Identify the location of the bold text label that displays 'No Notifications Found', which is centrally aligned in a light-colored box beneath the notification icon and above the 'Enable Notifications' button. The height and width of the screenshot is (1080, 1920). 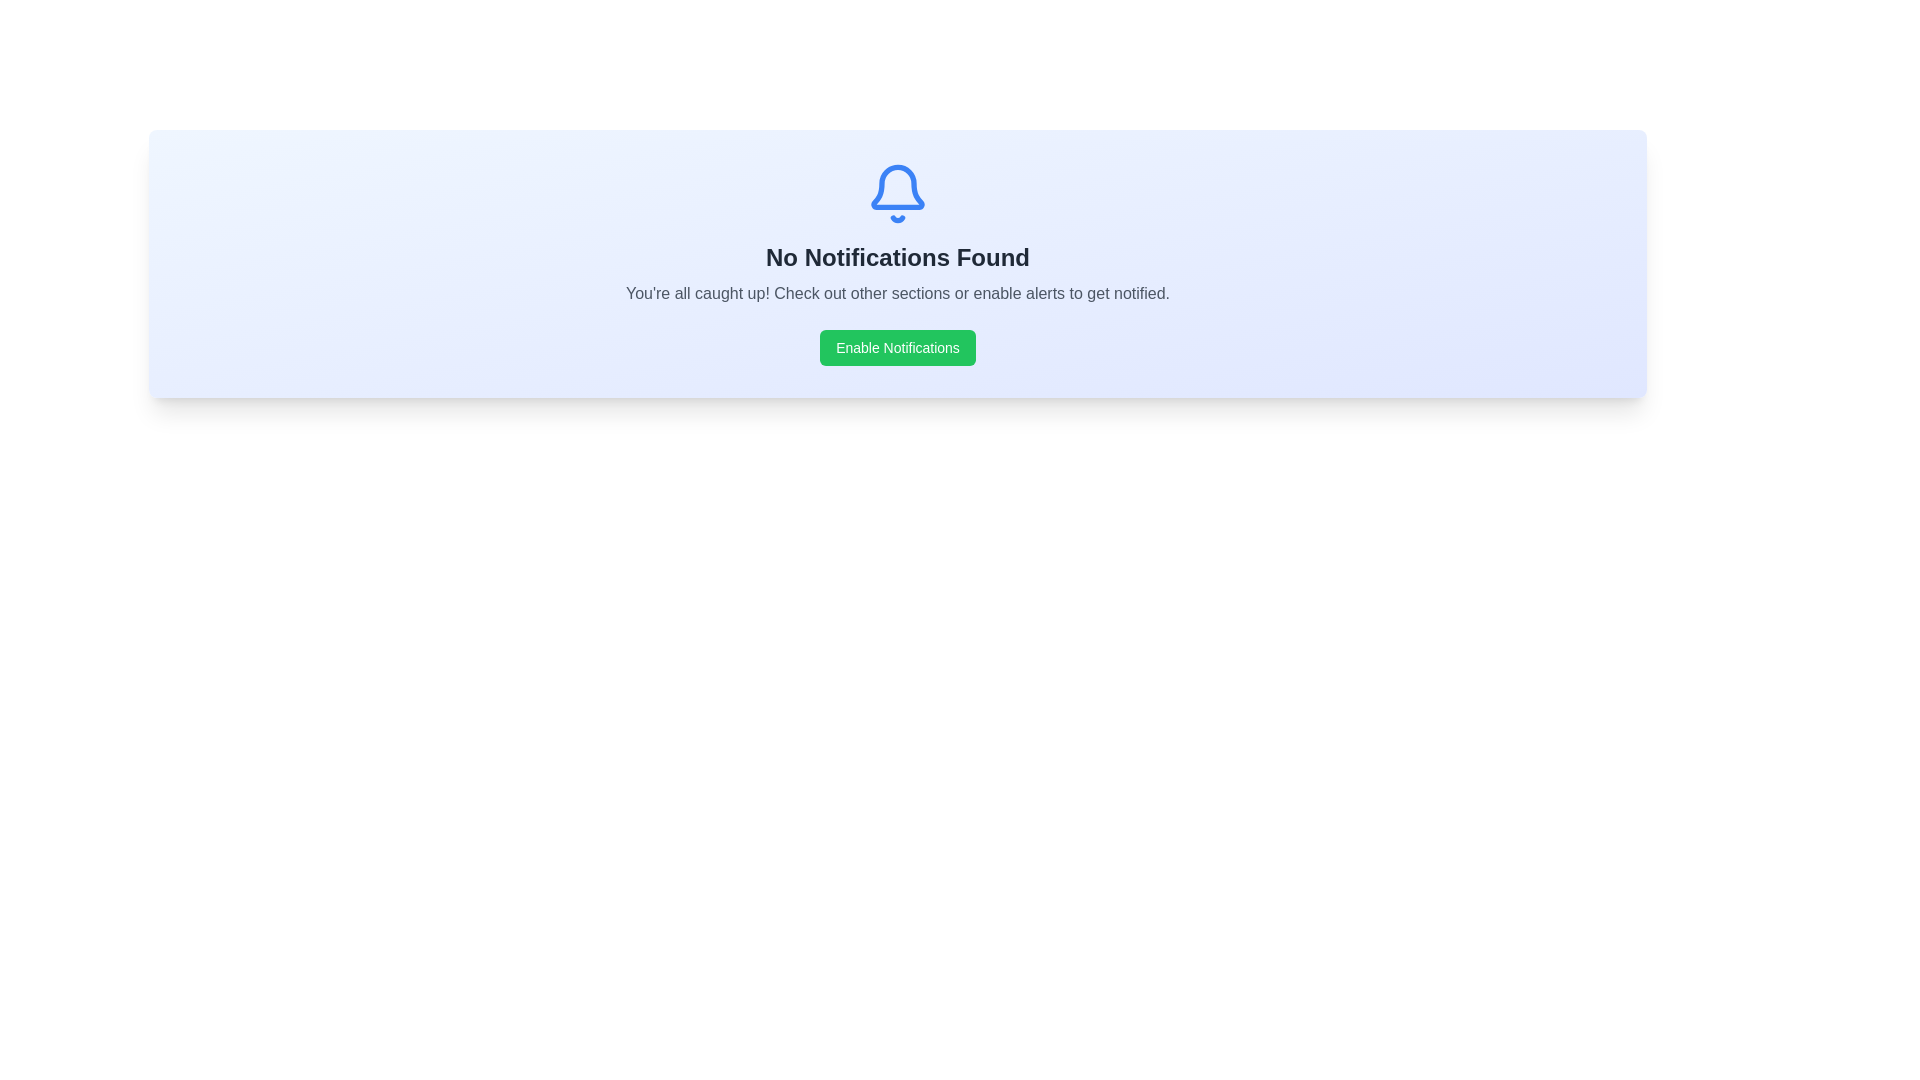
(896, 257).